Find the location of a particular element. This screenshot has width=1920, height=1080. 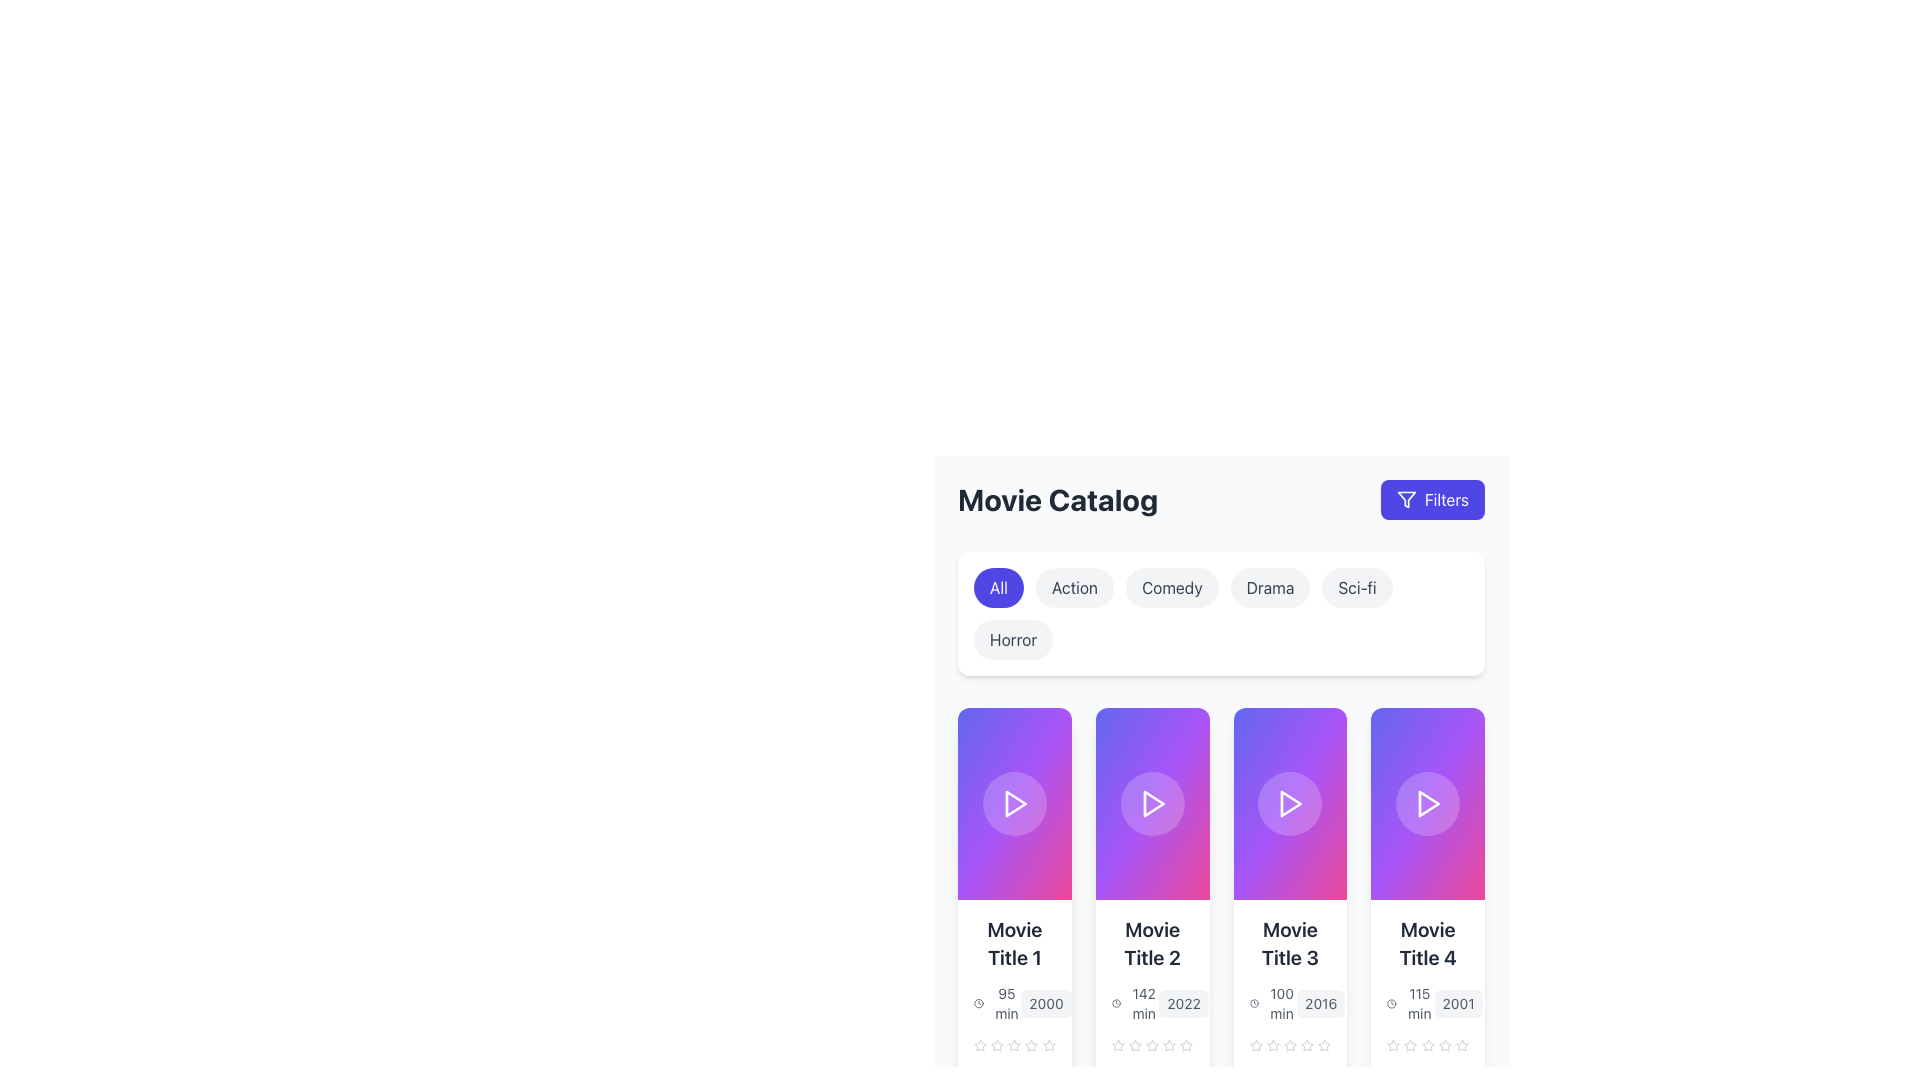

the second star icon in the rating section under the card labeled 'Movie Title 1' to rate it is located at coordinates (997, 1044).